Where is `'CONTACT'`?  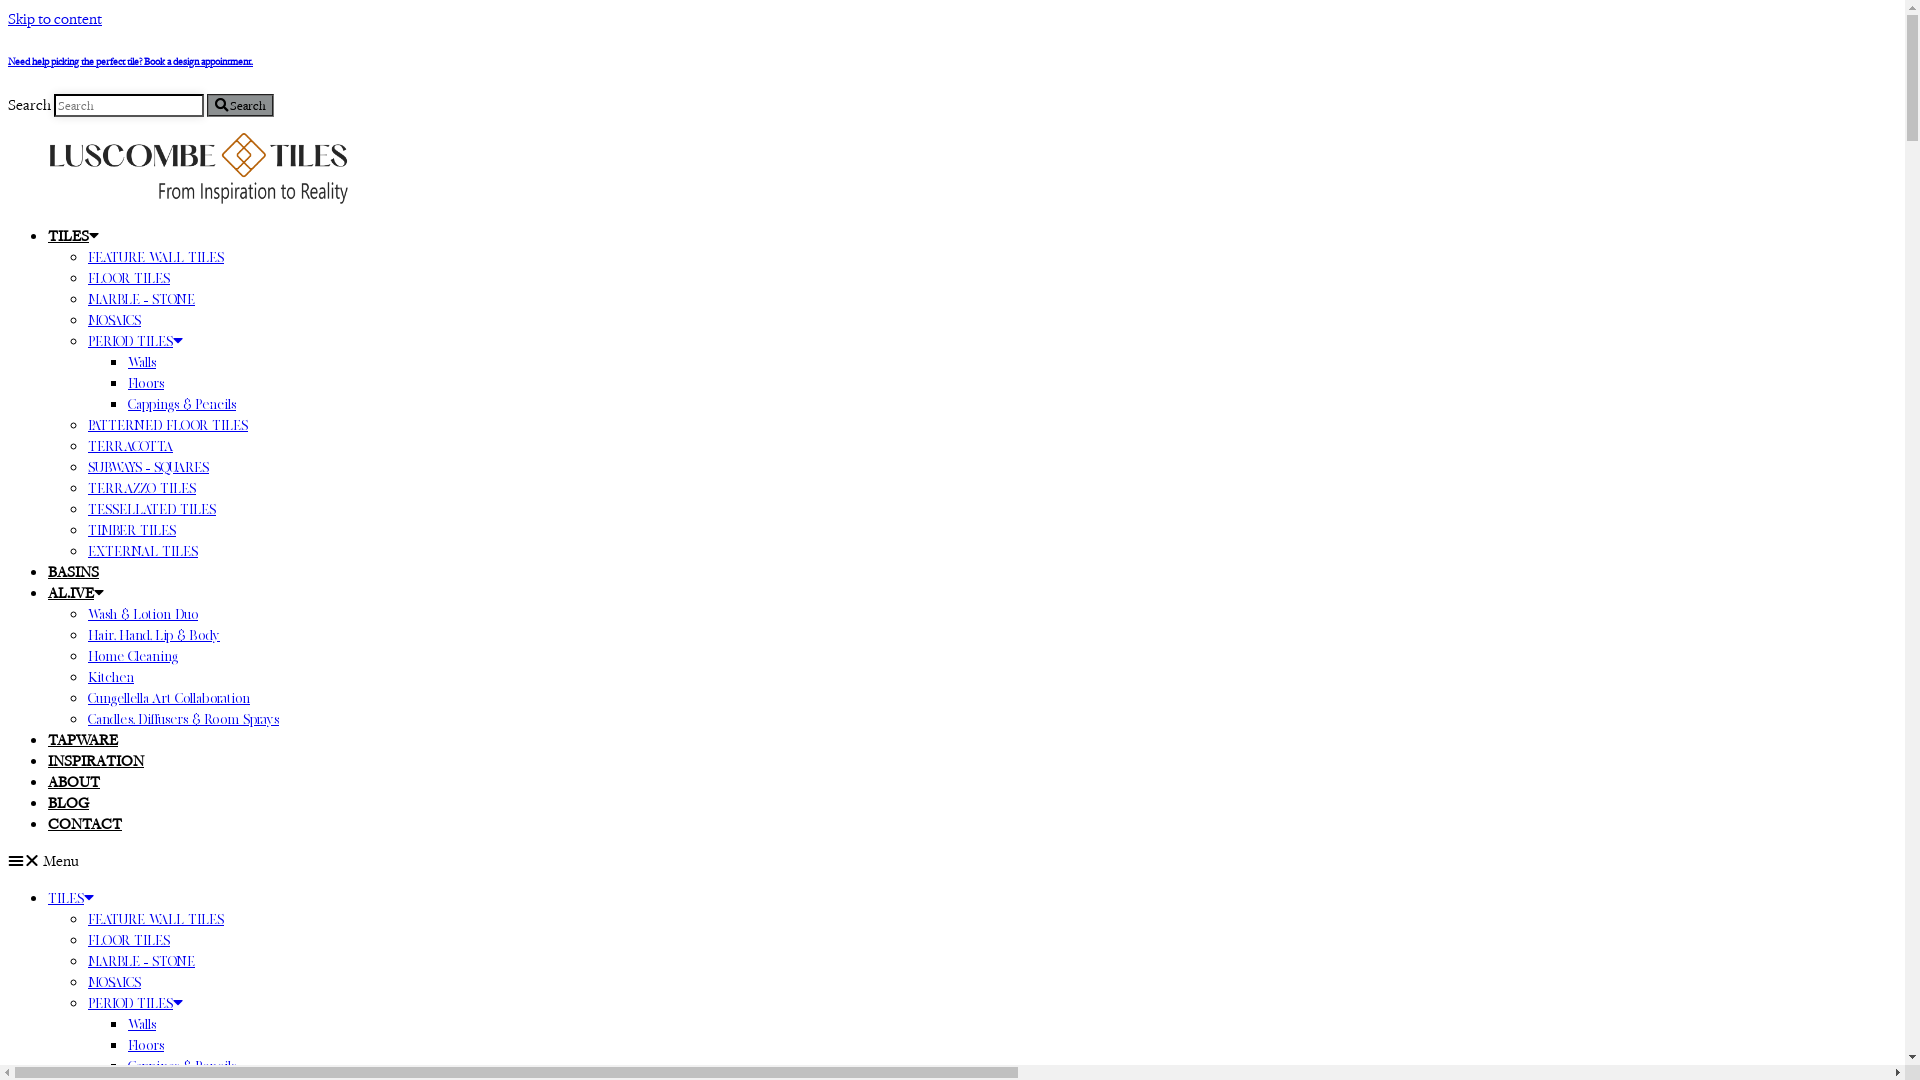
'CONTACT' is located at coordinates (84, 823).